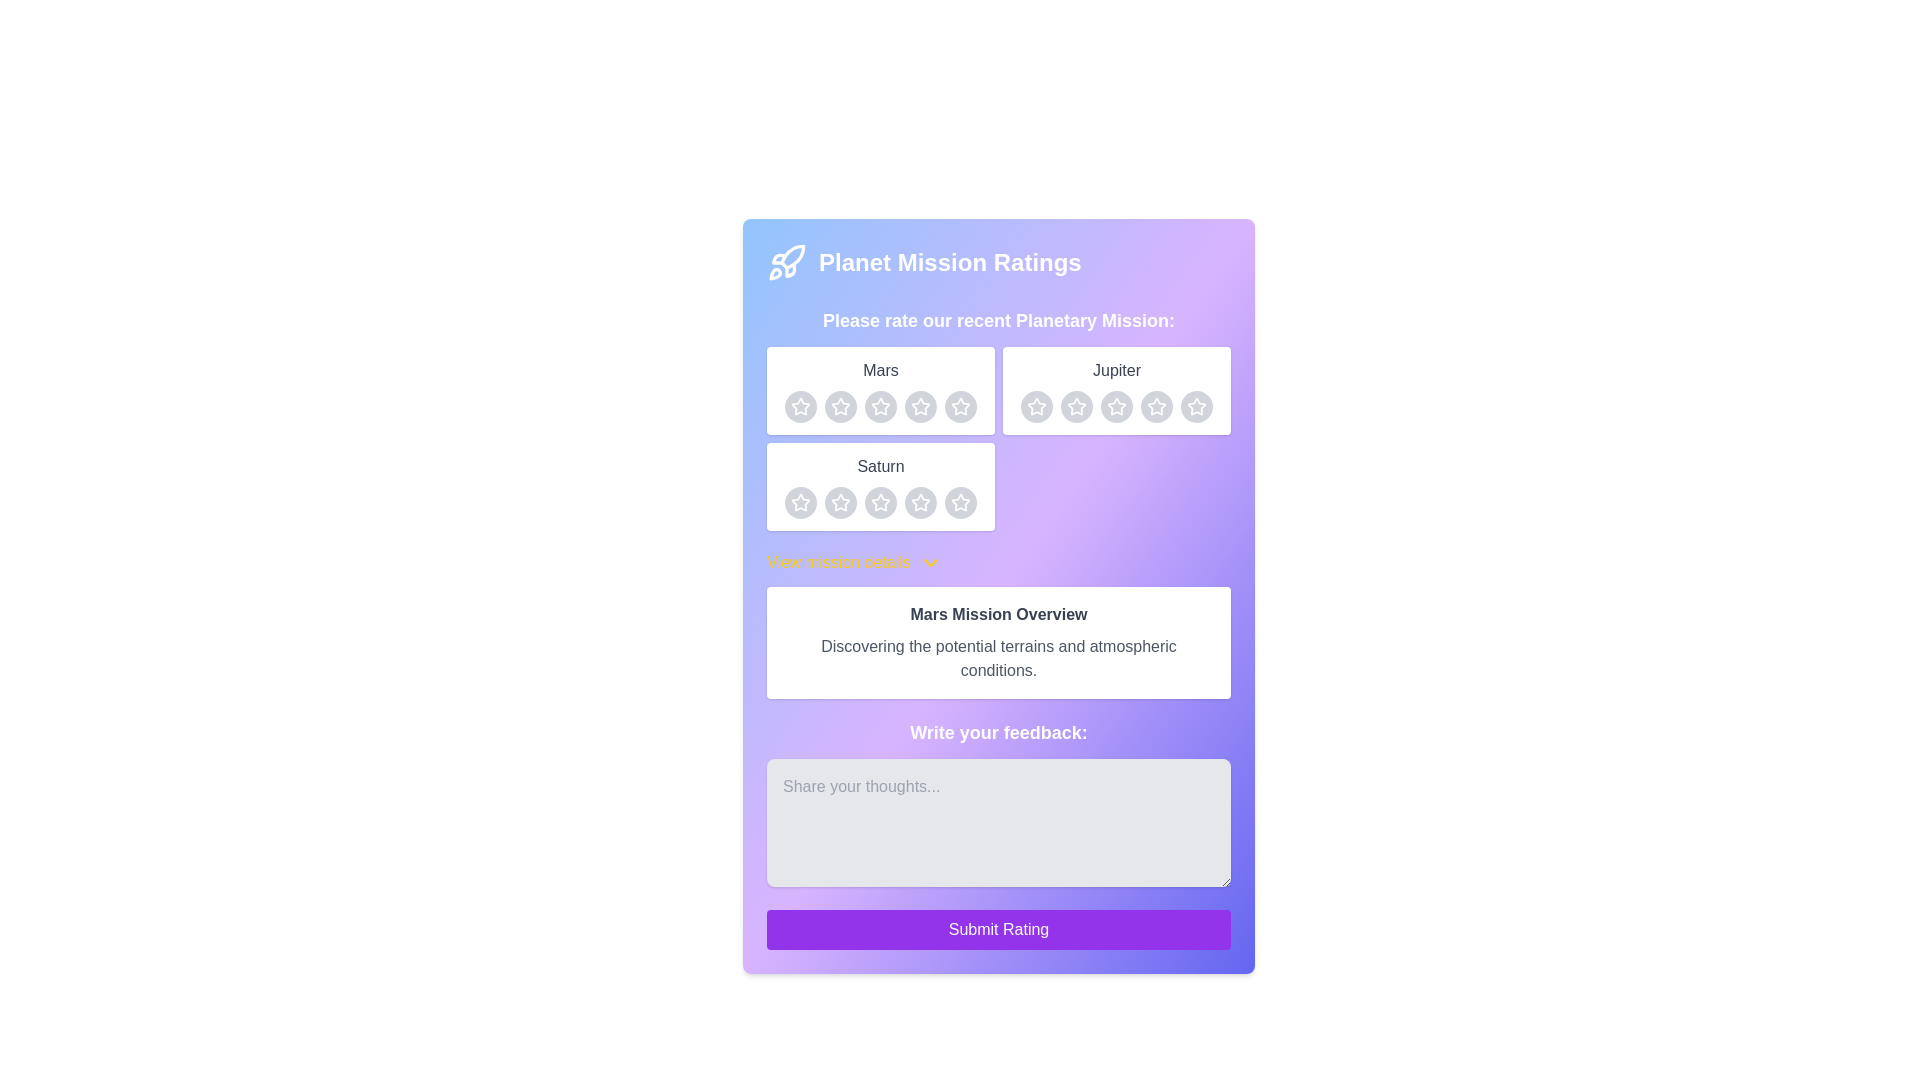 Image resolution: width=1920 pixels, height=1080 pixels. Describe the element at coordinates (880, 406) in the screenshot. I see `the star-shaped icon in the rating component below the 'Mars' label to set a rating` at that location.